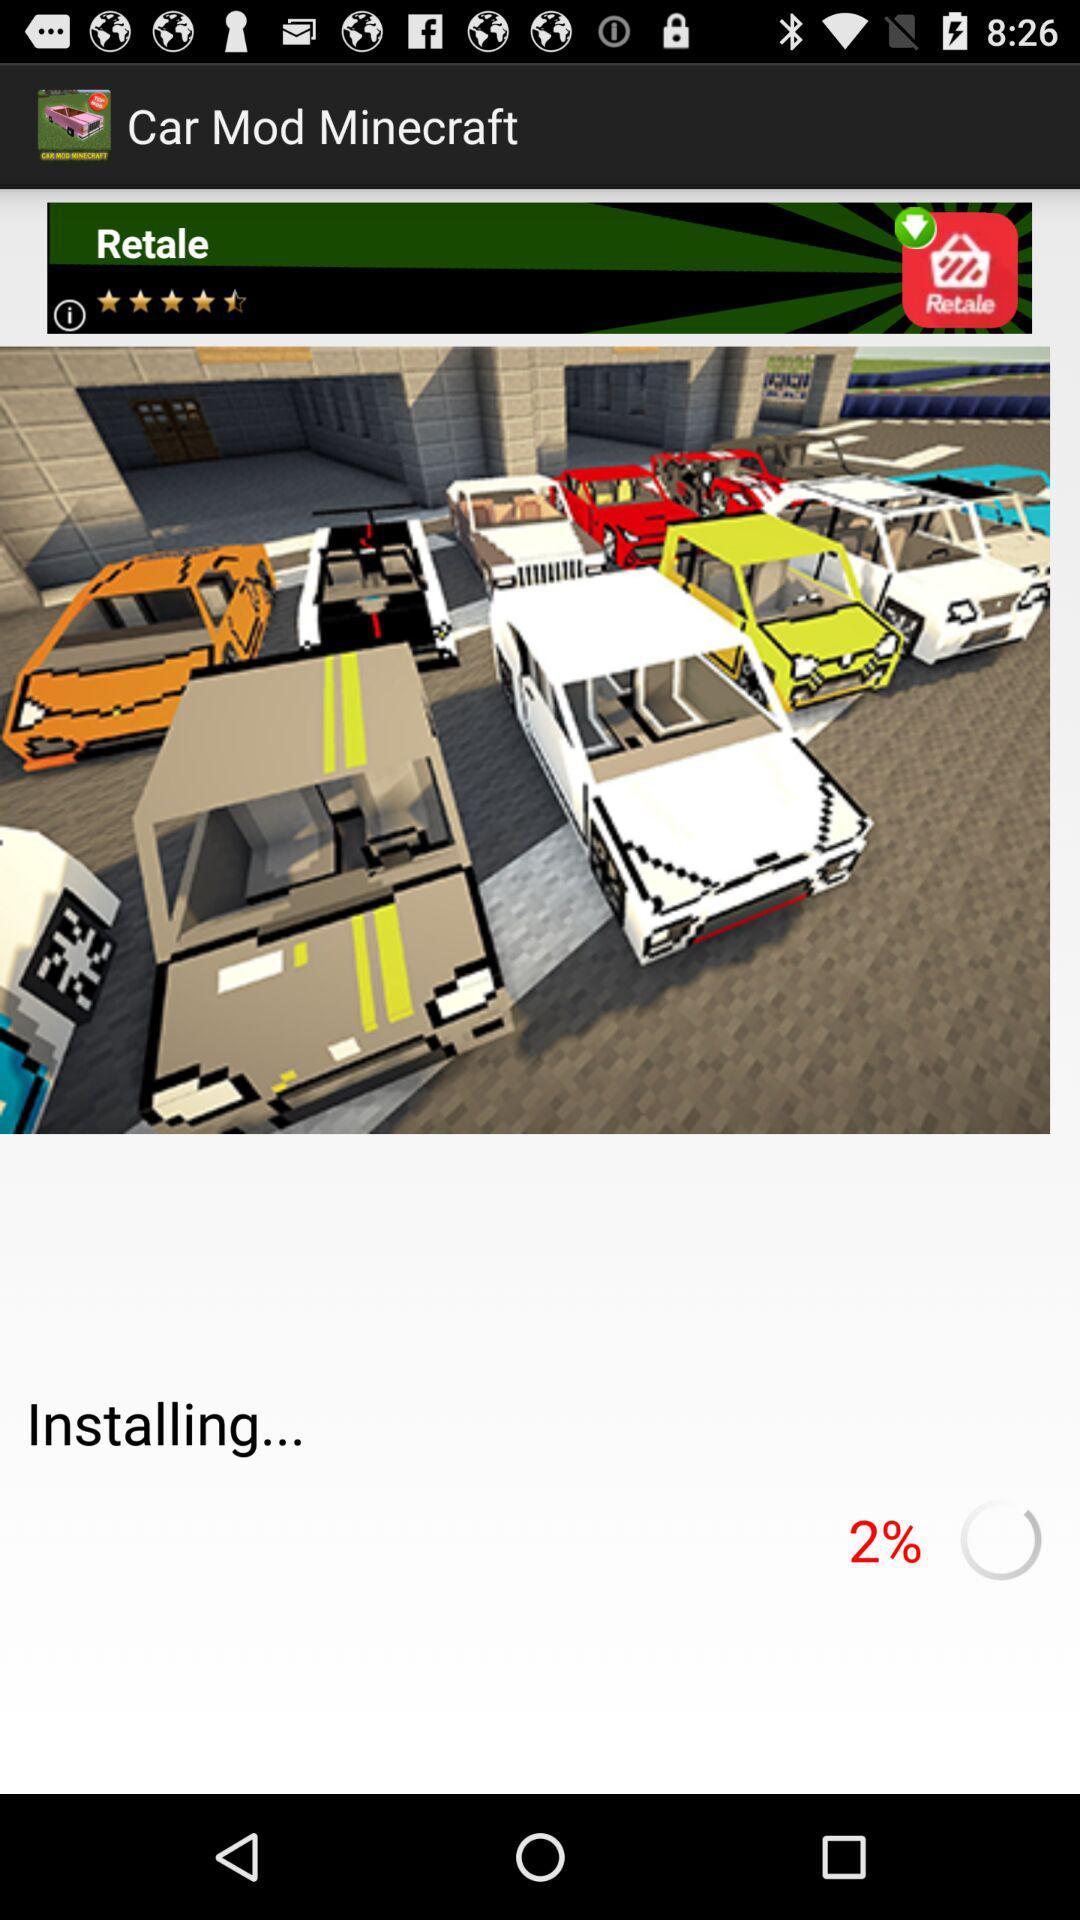 This screenshot has width=1080, height=1920. What do you see at coordinates (538, 267) in the screenshot?
I see `the icon at the top` at bounding box center [538, 267].